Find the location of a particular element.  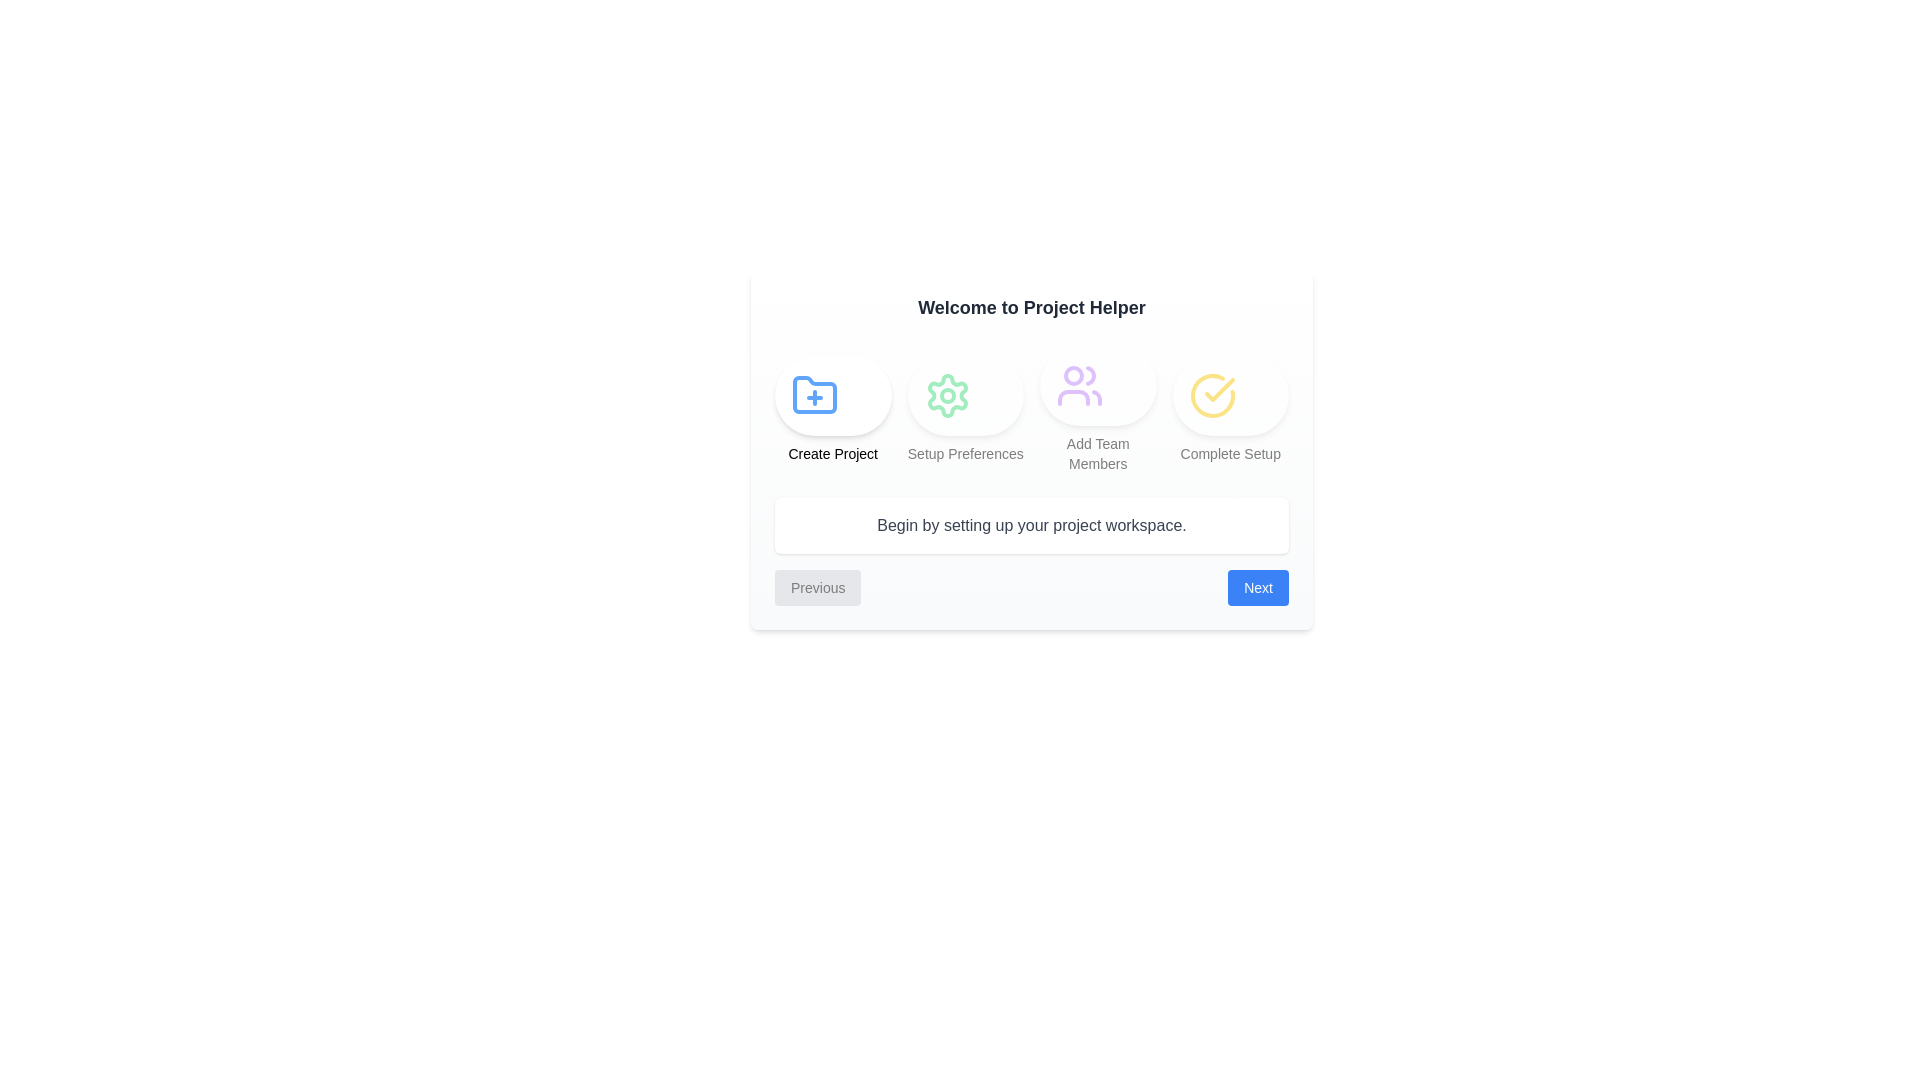

the 'Previous' button to verify its disabled functionality is located at coordinates (817, 586).